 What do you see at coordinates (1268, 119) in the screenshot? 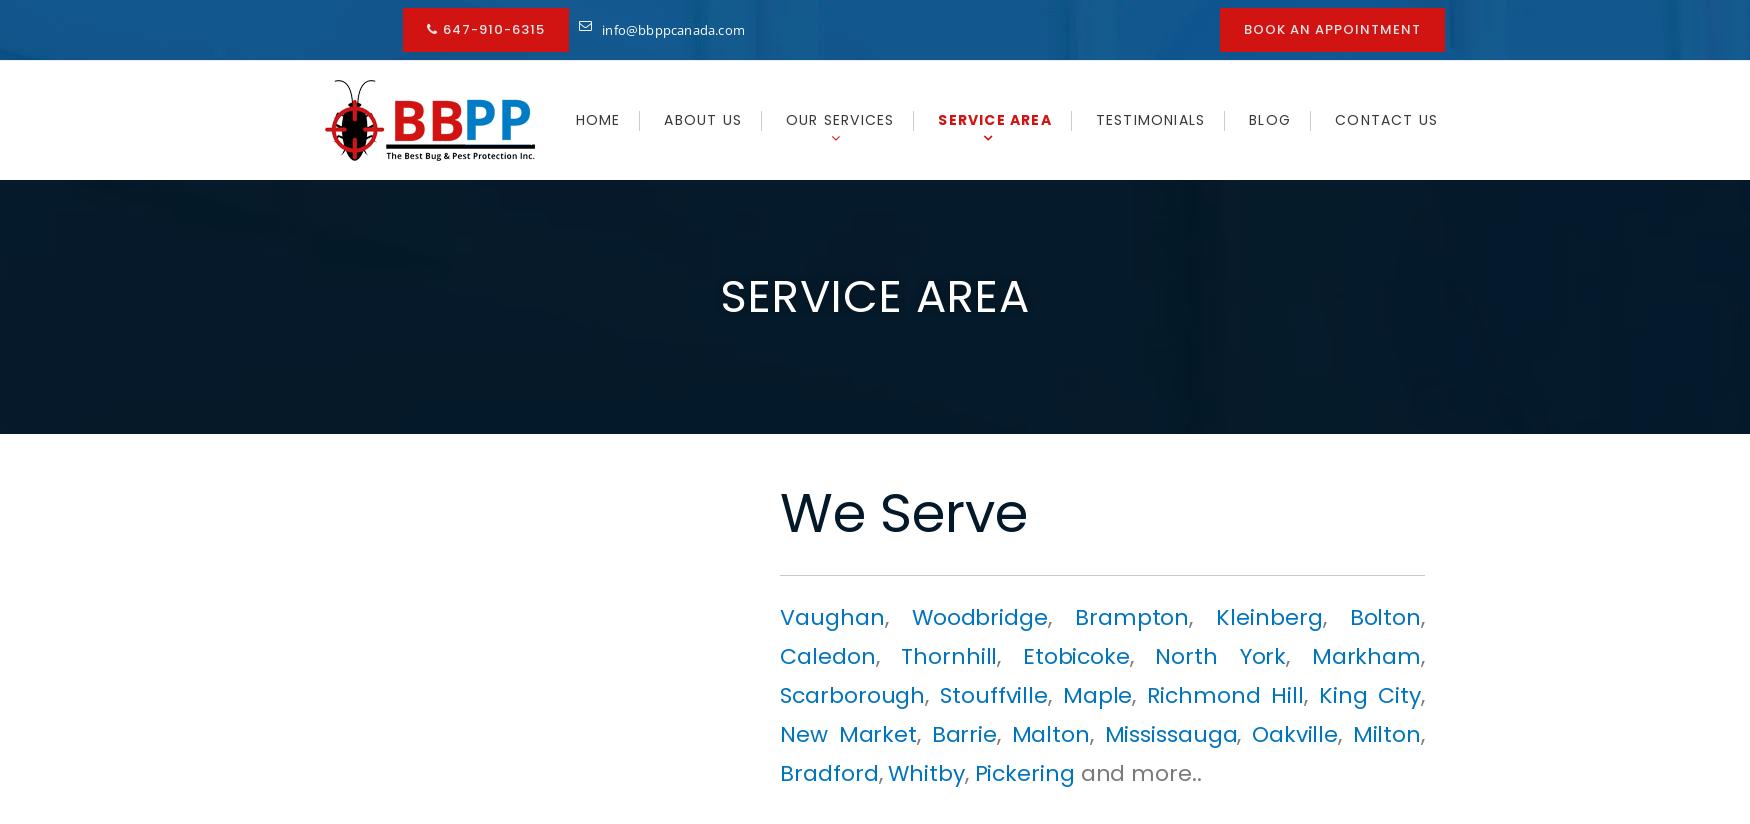
I see `'Blog'` at bounding box center [1268, 119].